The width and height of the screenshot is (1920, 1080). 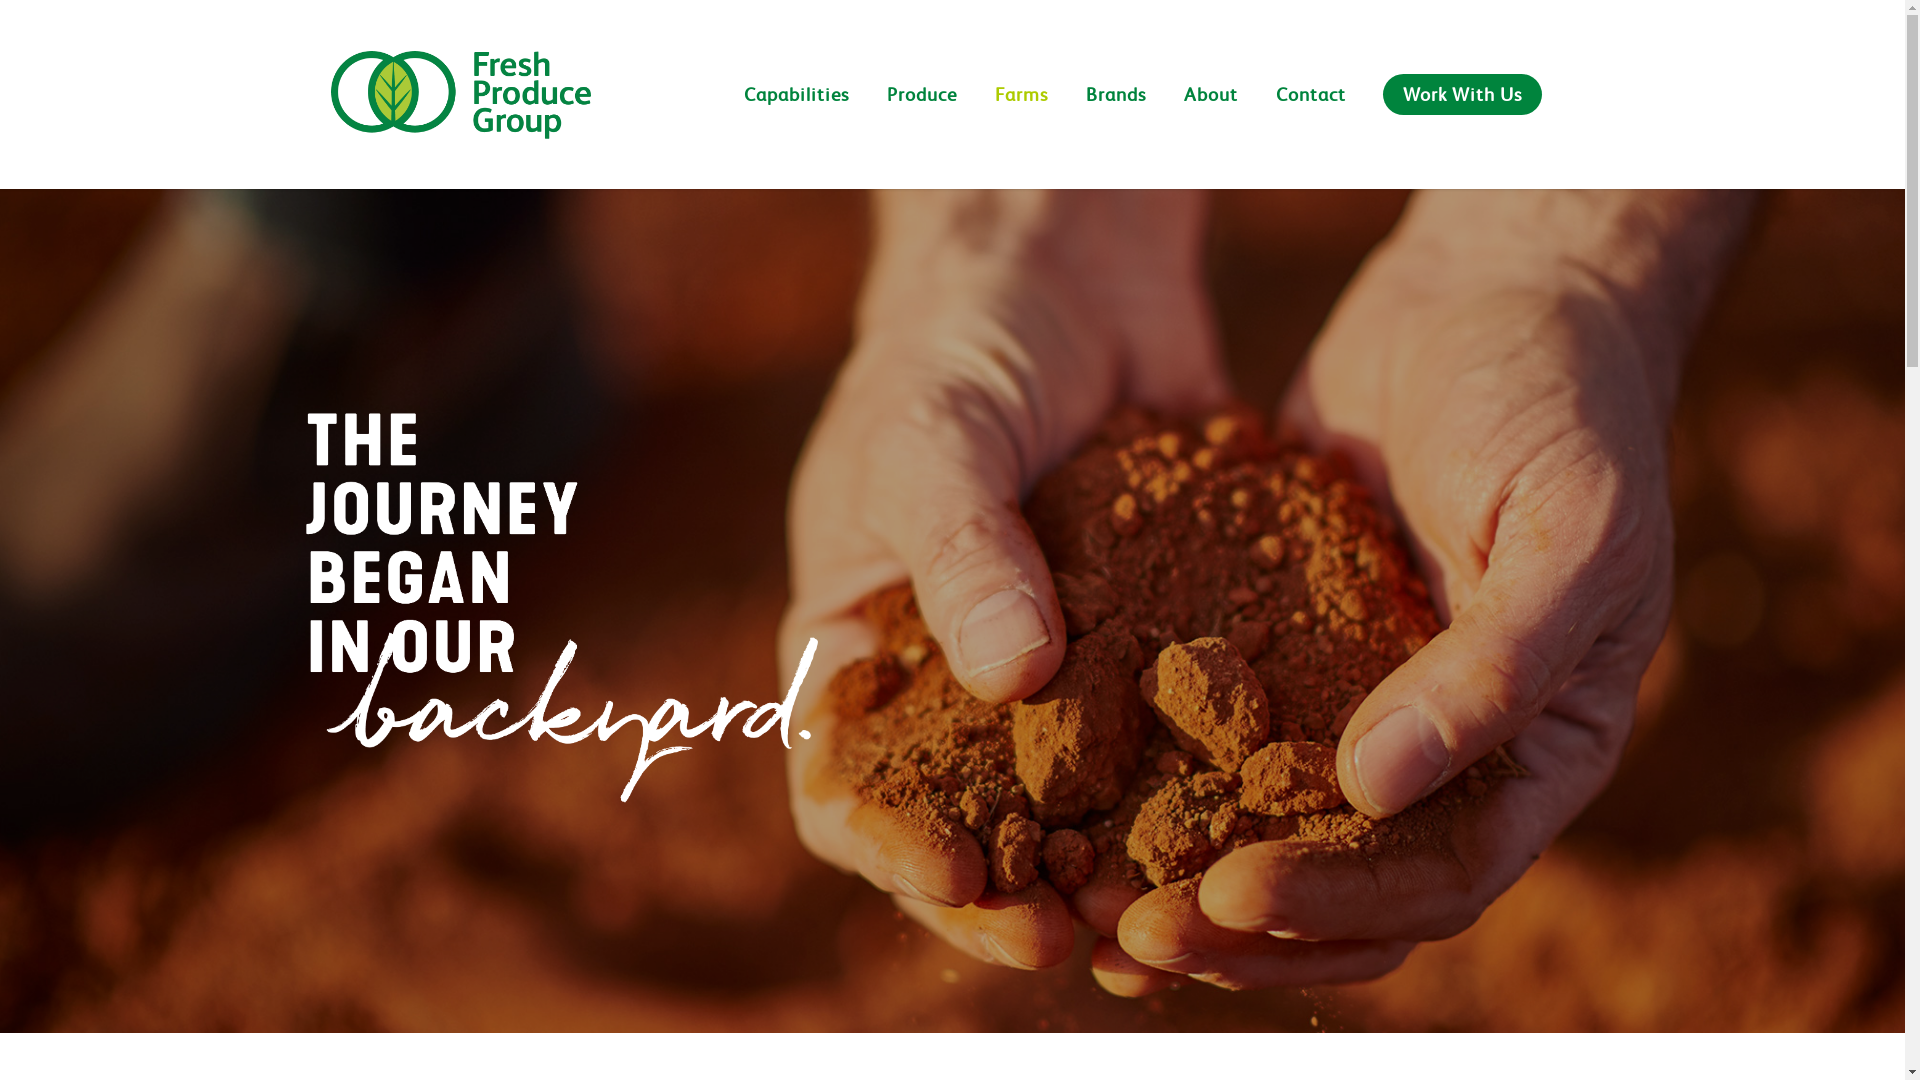 I want to click on 'Farms', so click(x=1021, y=119).